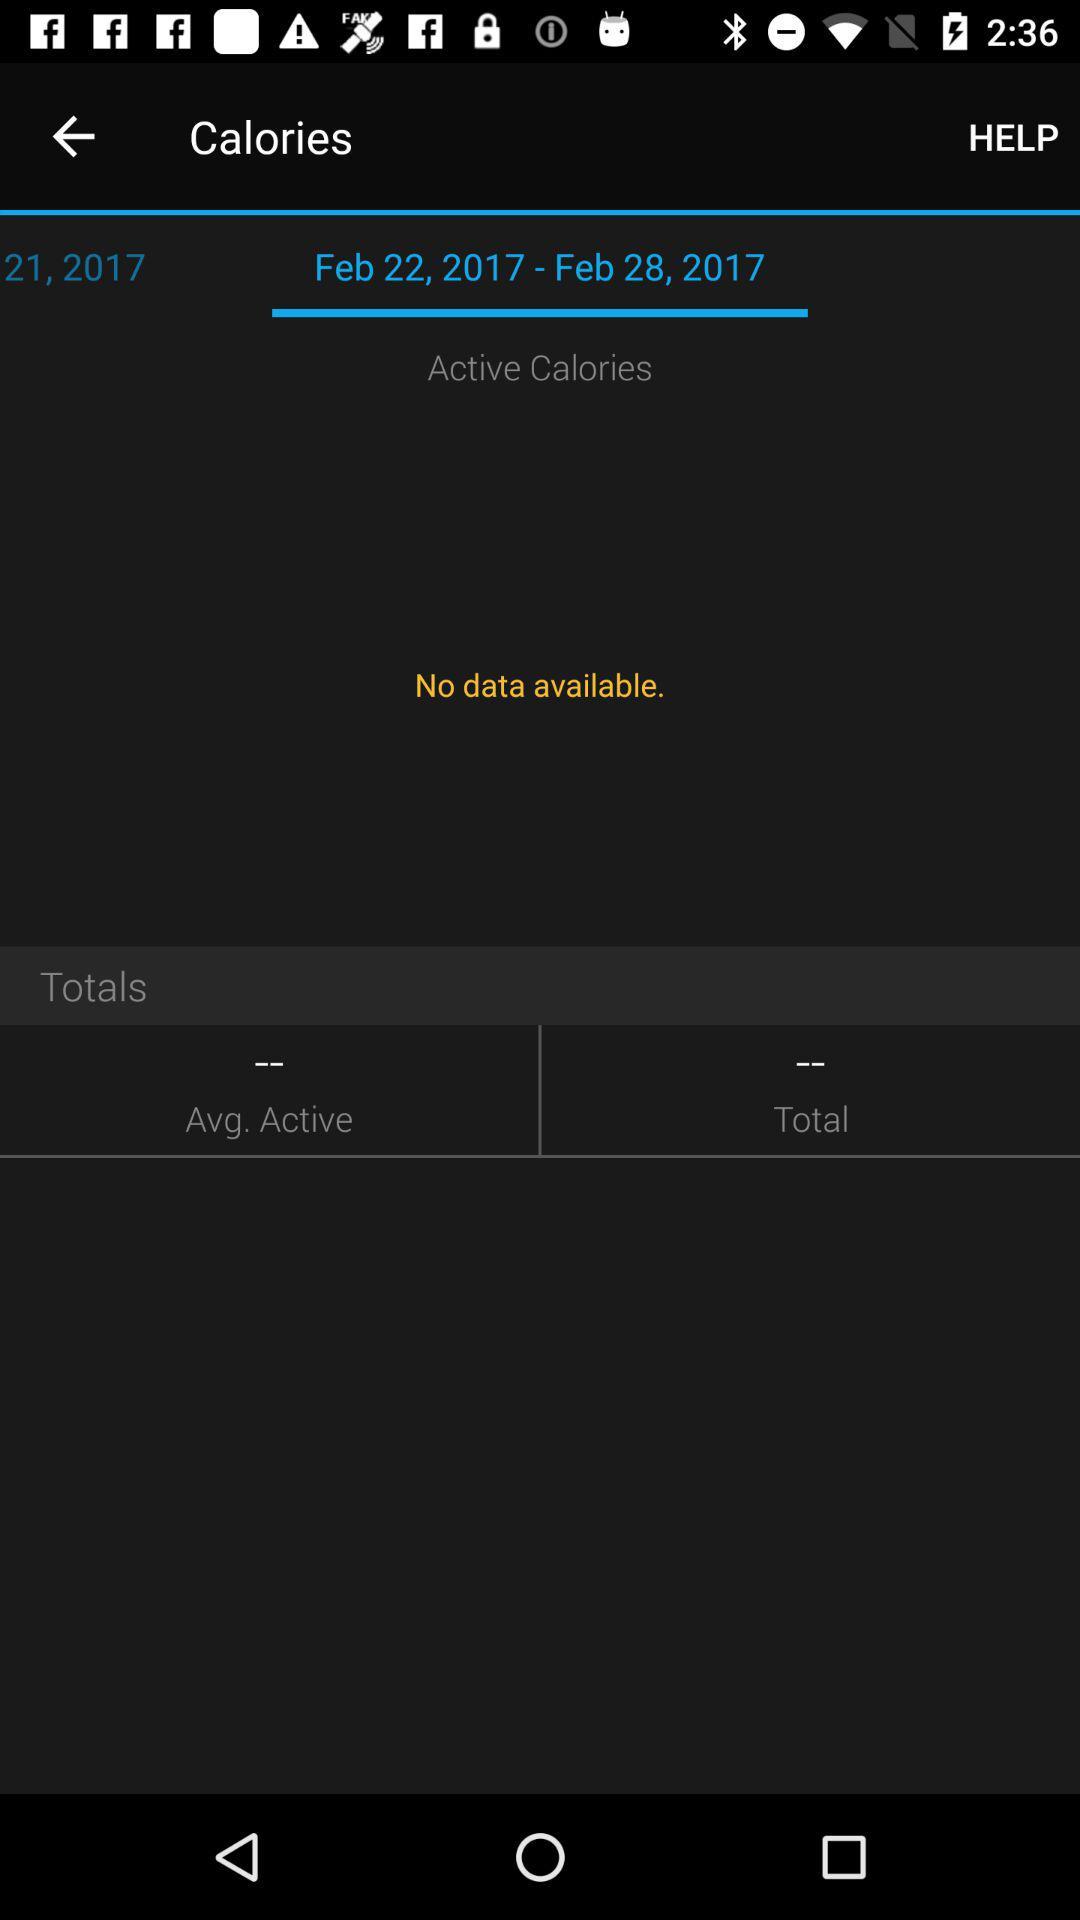  What do you see at coordinates (1013, 136) in the screenshot?
I see `the button on the top right corner of the web page` at bounding box center [1013, 136].